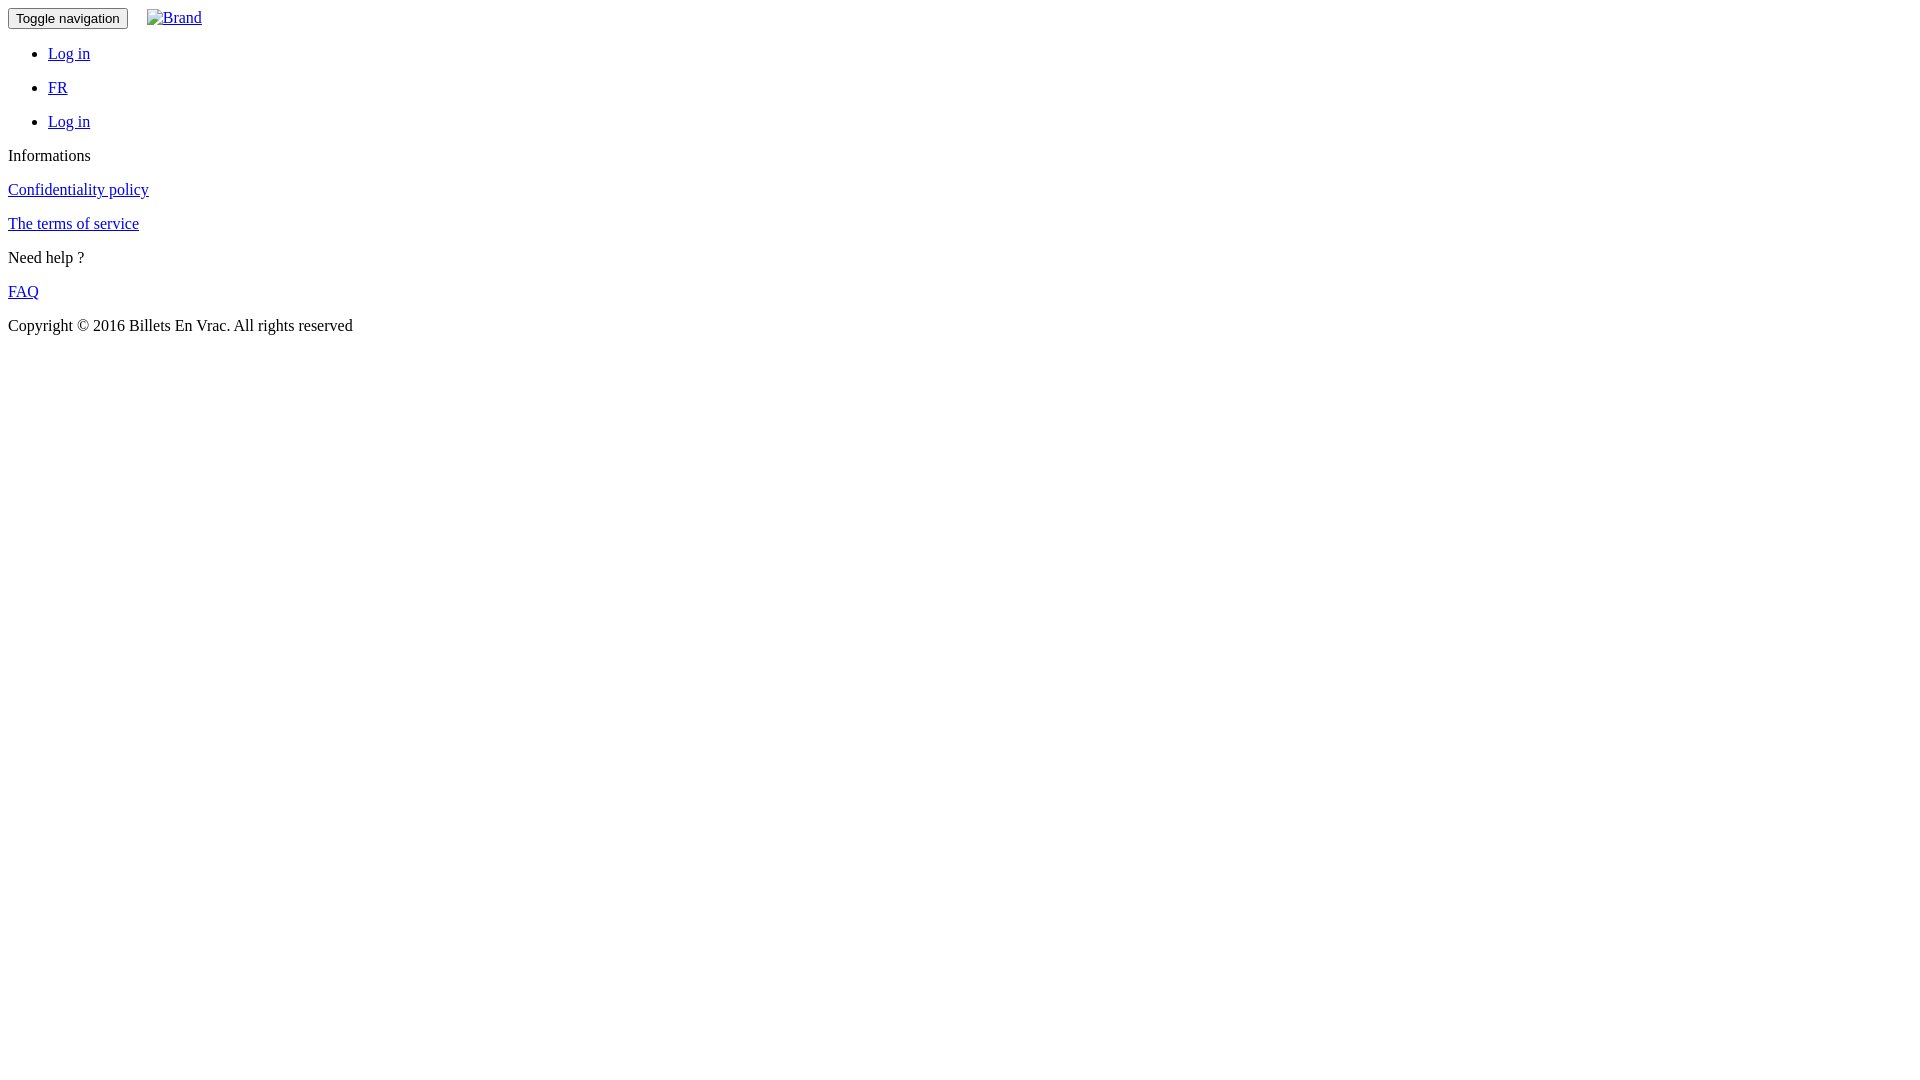  I want to click on 'FAQ', so click(23, 291).